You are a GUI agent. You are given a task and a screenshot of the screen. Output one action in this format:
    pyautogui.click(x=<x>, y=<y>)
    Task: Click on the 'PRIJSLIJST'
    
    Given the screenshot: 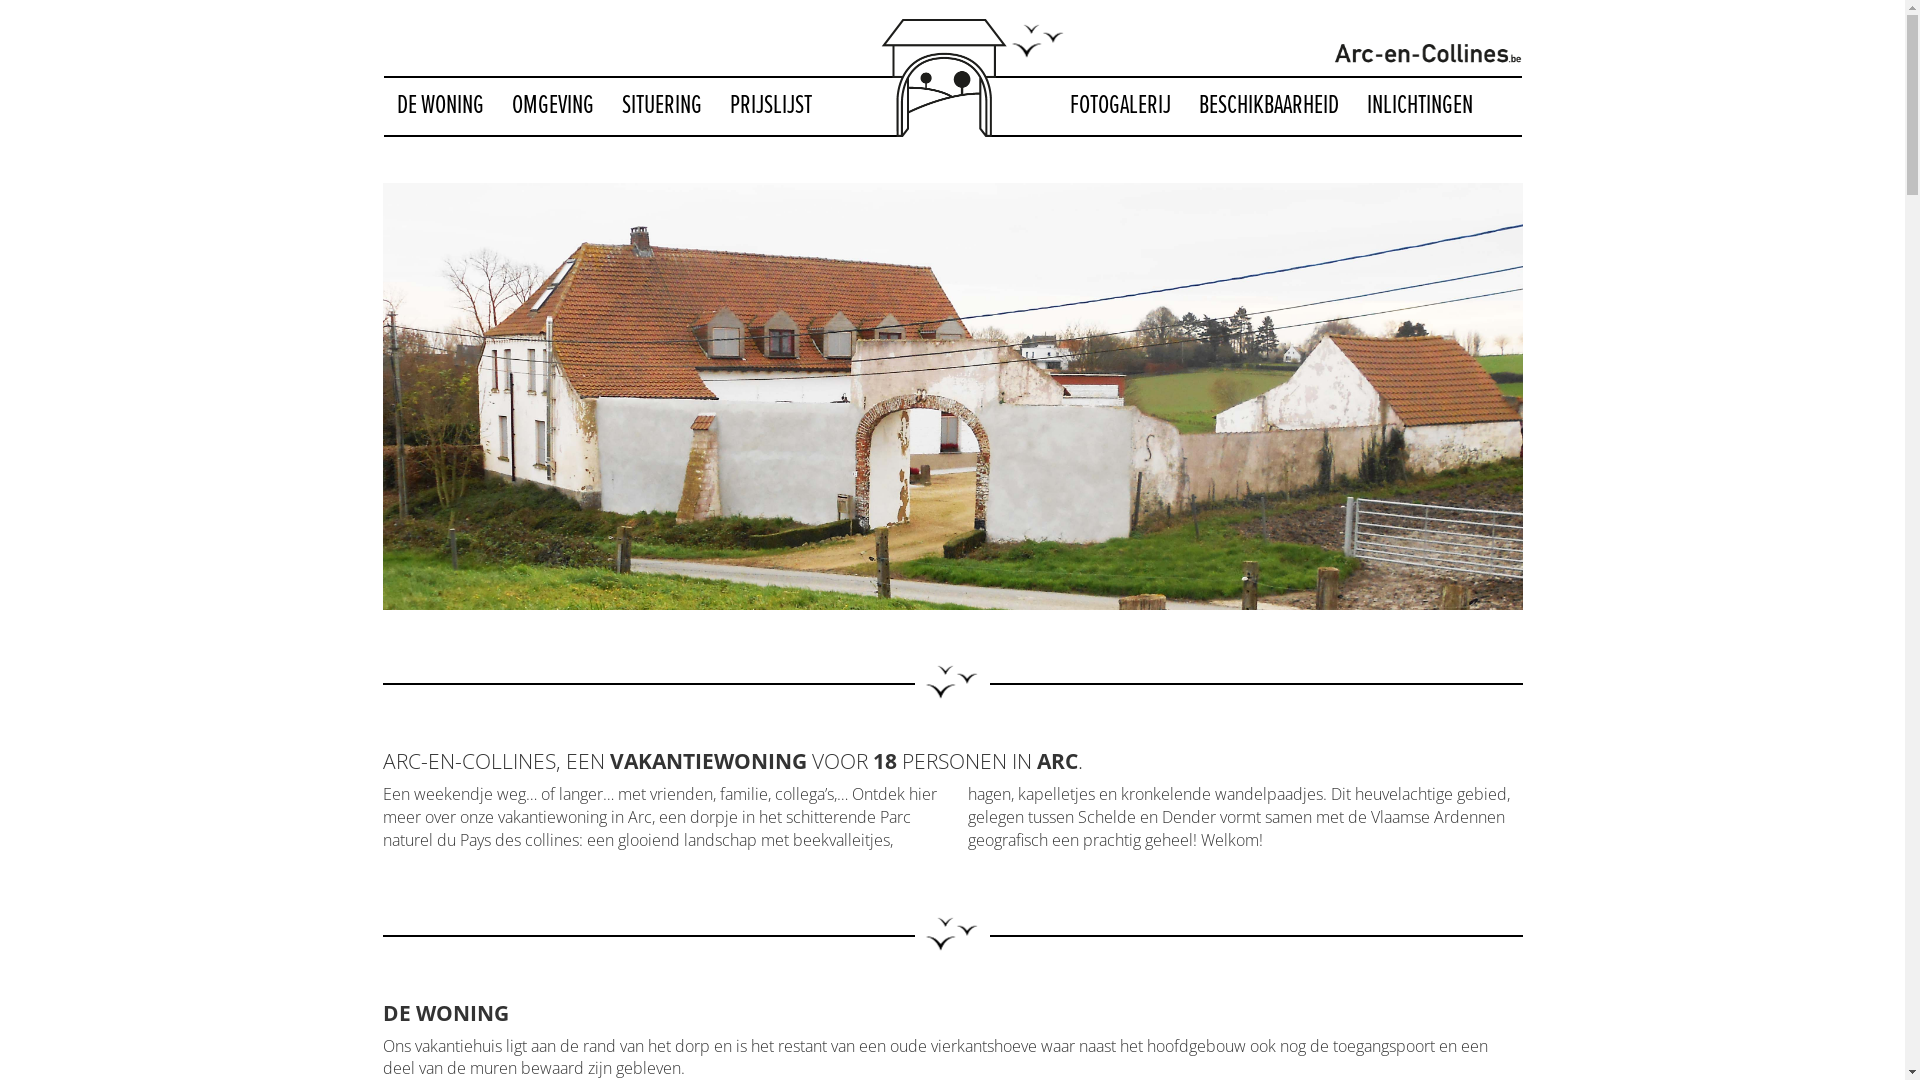 What is the action you would take?
    pyautogui.click(x=715, y=106)
    